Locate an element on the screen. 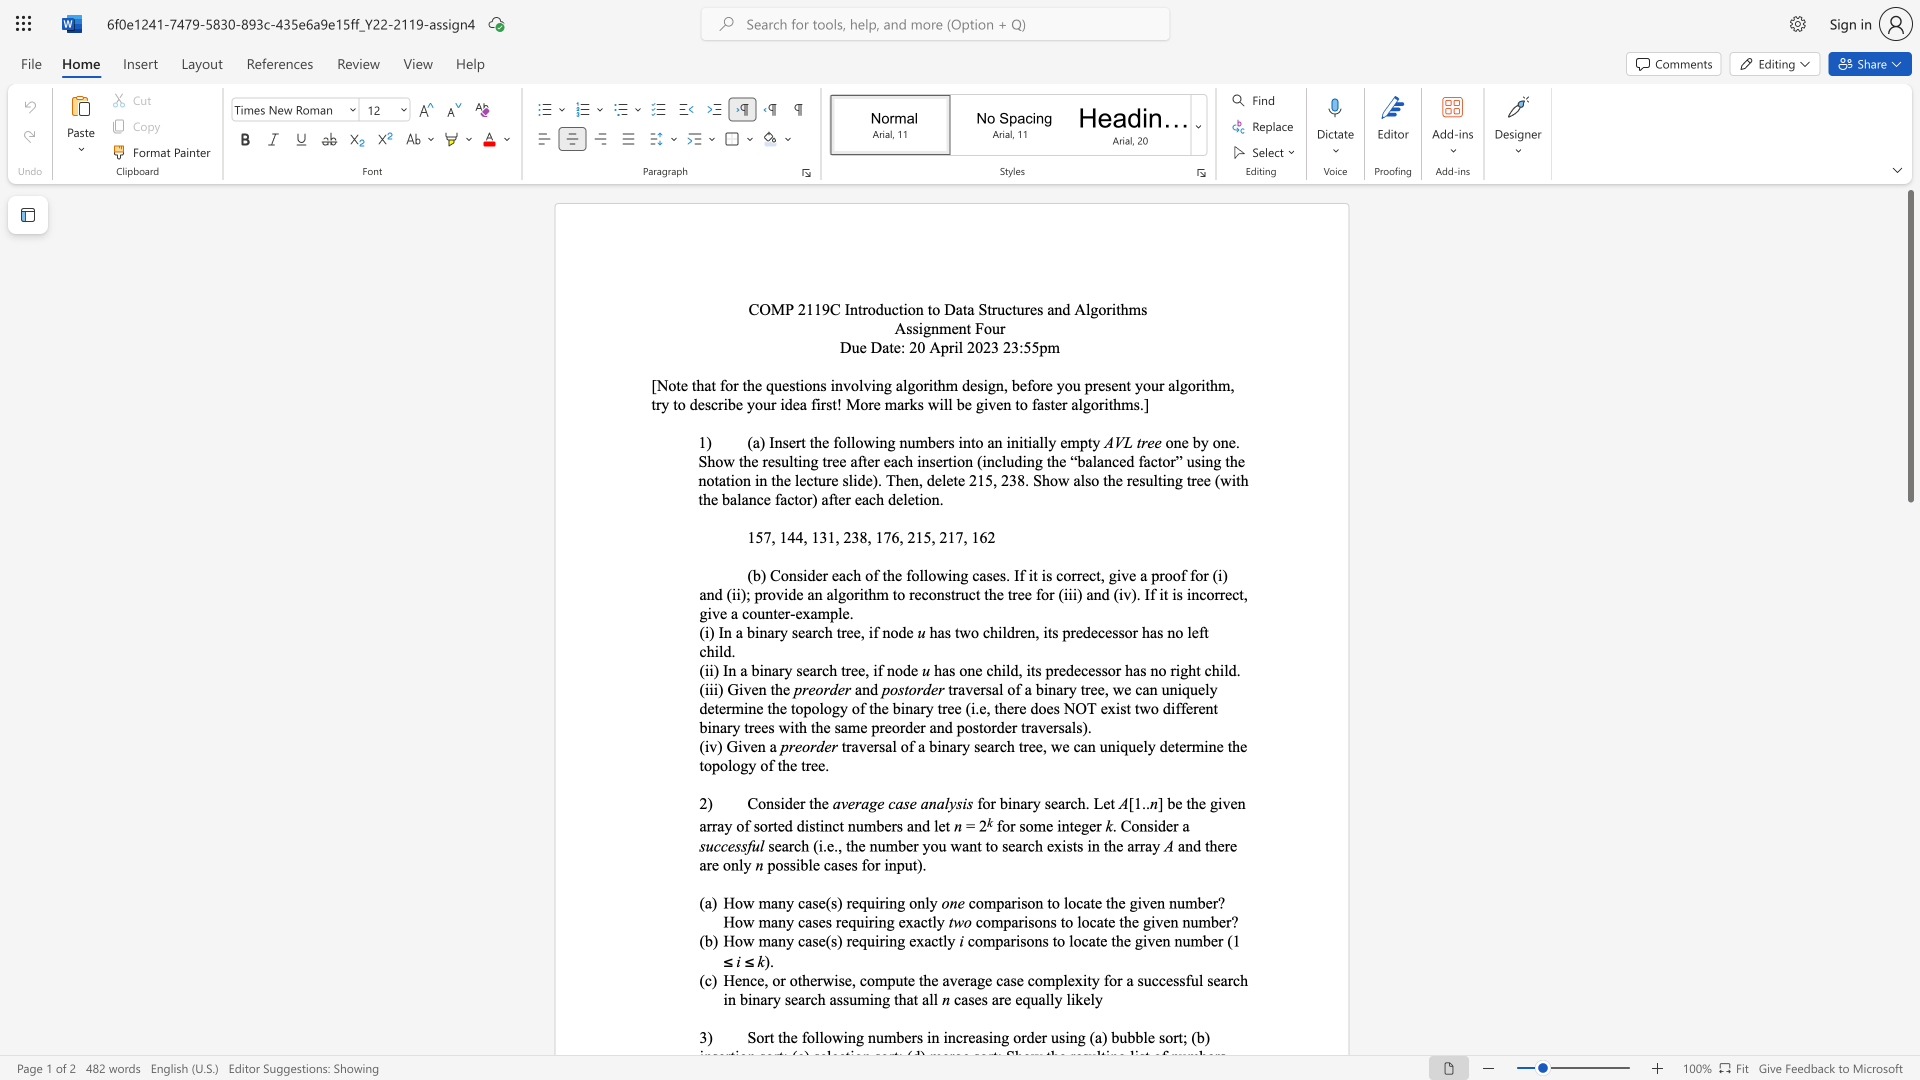  the subset text "iven number? How many cases requiring" within the text "comparison to locate the given number? How many cases requiring exactly" is located at coordinates (1137, 903).